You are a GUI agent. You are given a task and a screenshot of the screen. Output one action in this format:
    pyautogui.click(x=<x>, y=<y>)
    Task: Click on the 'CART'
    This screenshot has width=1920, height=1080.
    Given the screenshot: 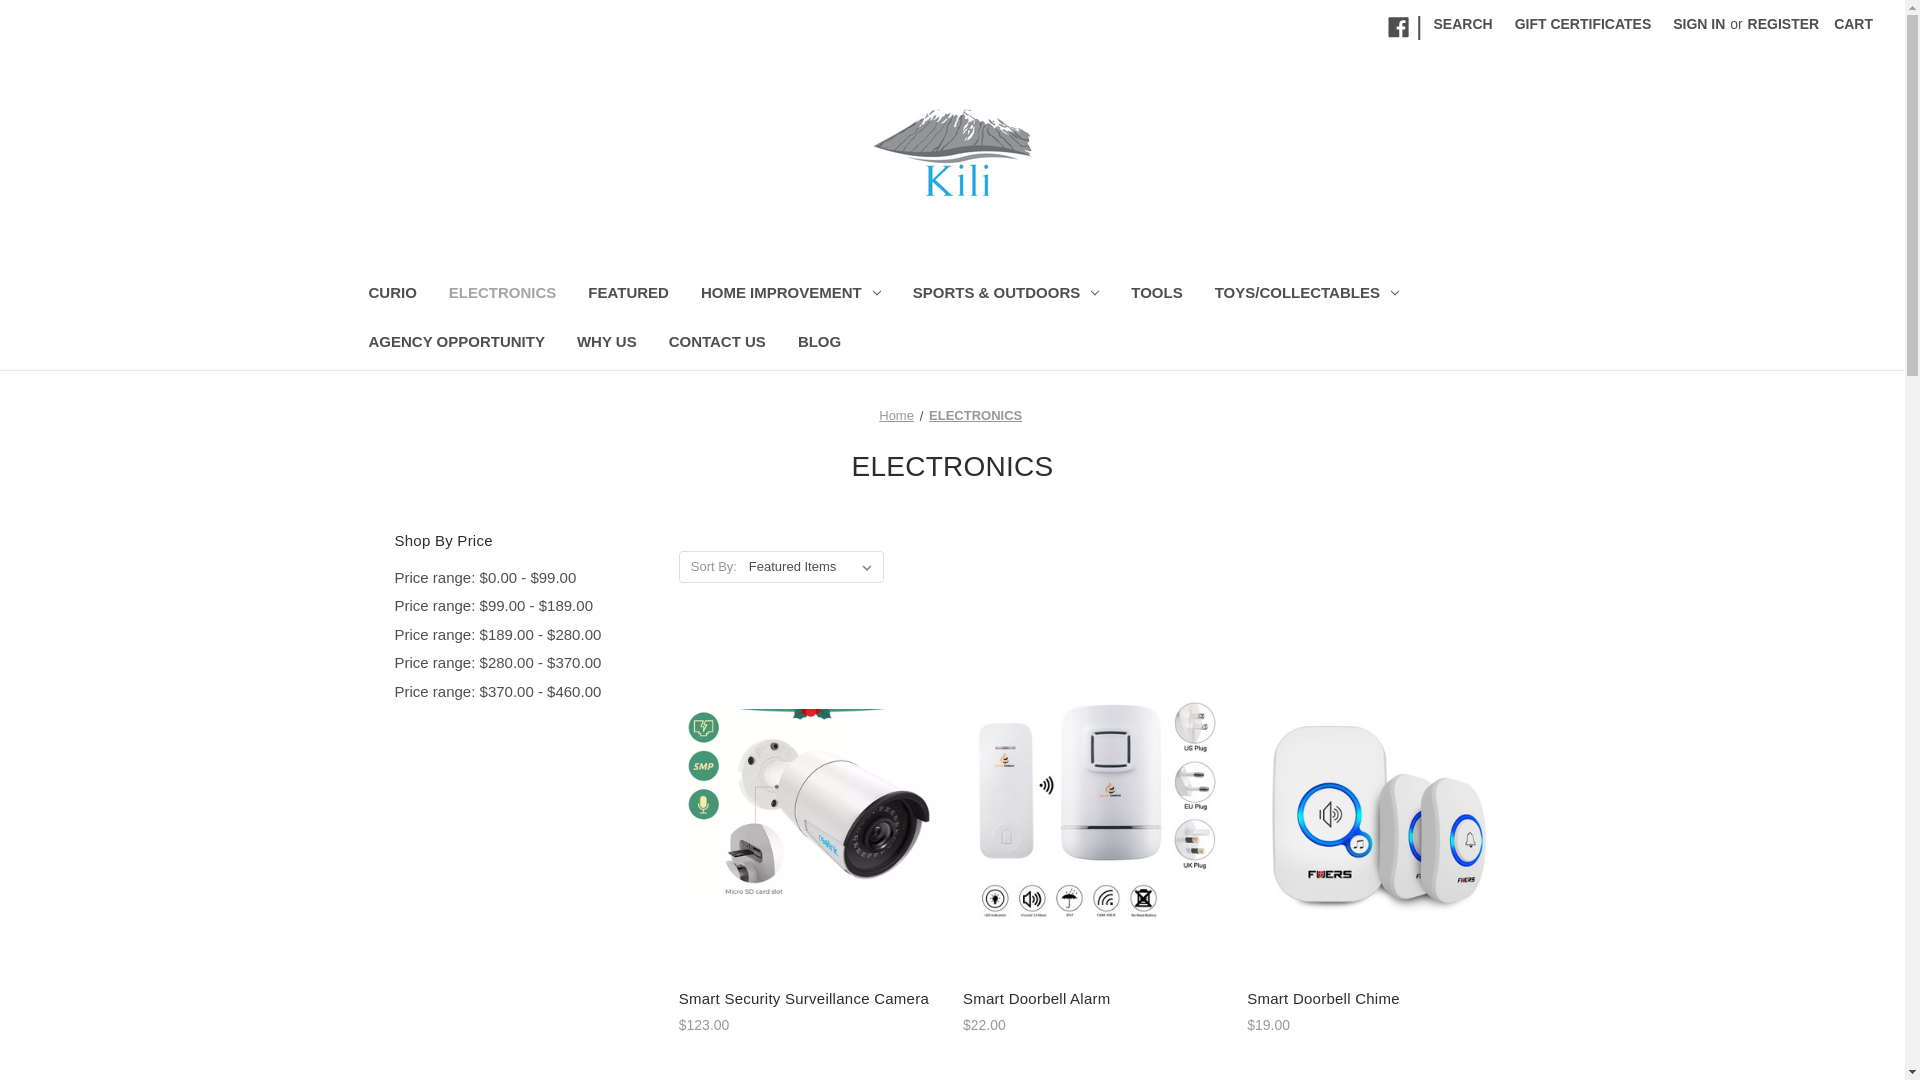 What is the action you would take?
    pyautogui.click(x=1852, y=24)
    